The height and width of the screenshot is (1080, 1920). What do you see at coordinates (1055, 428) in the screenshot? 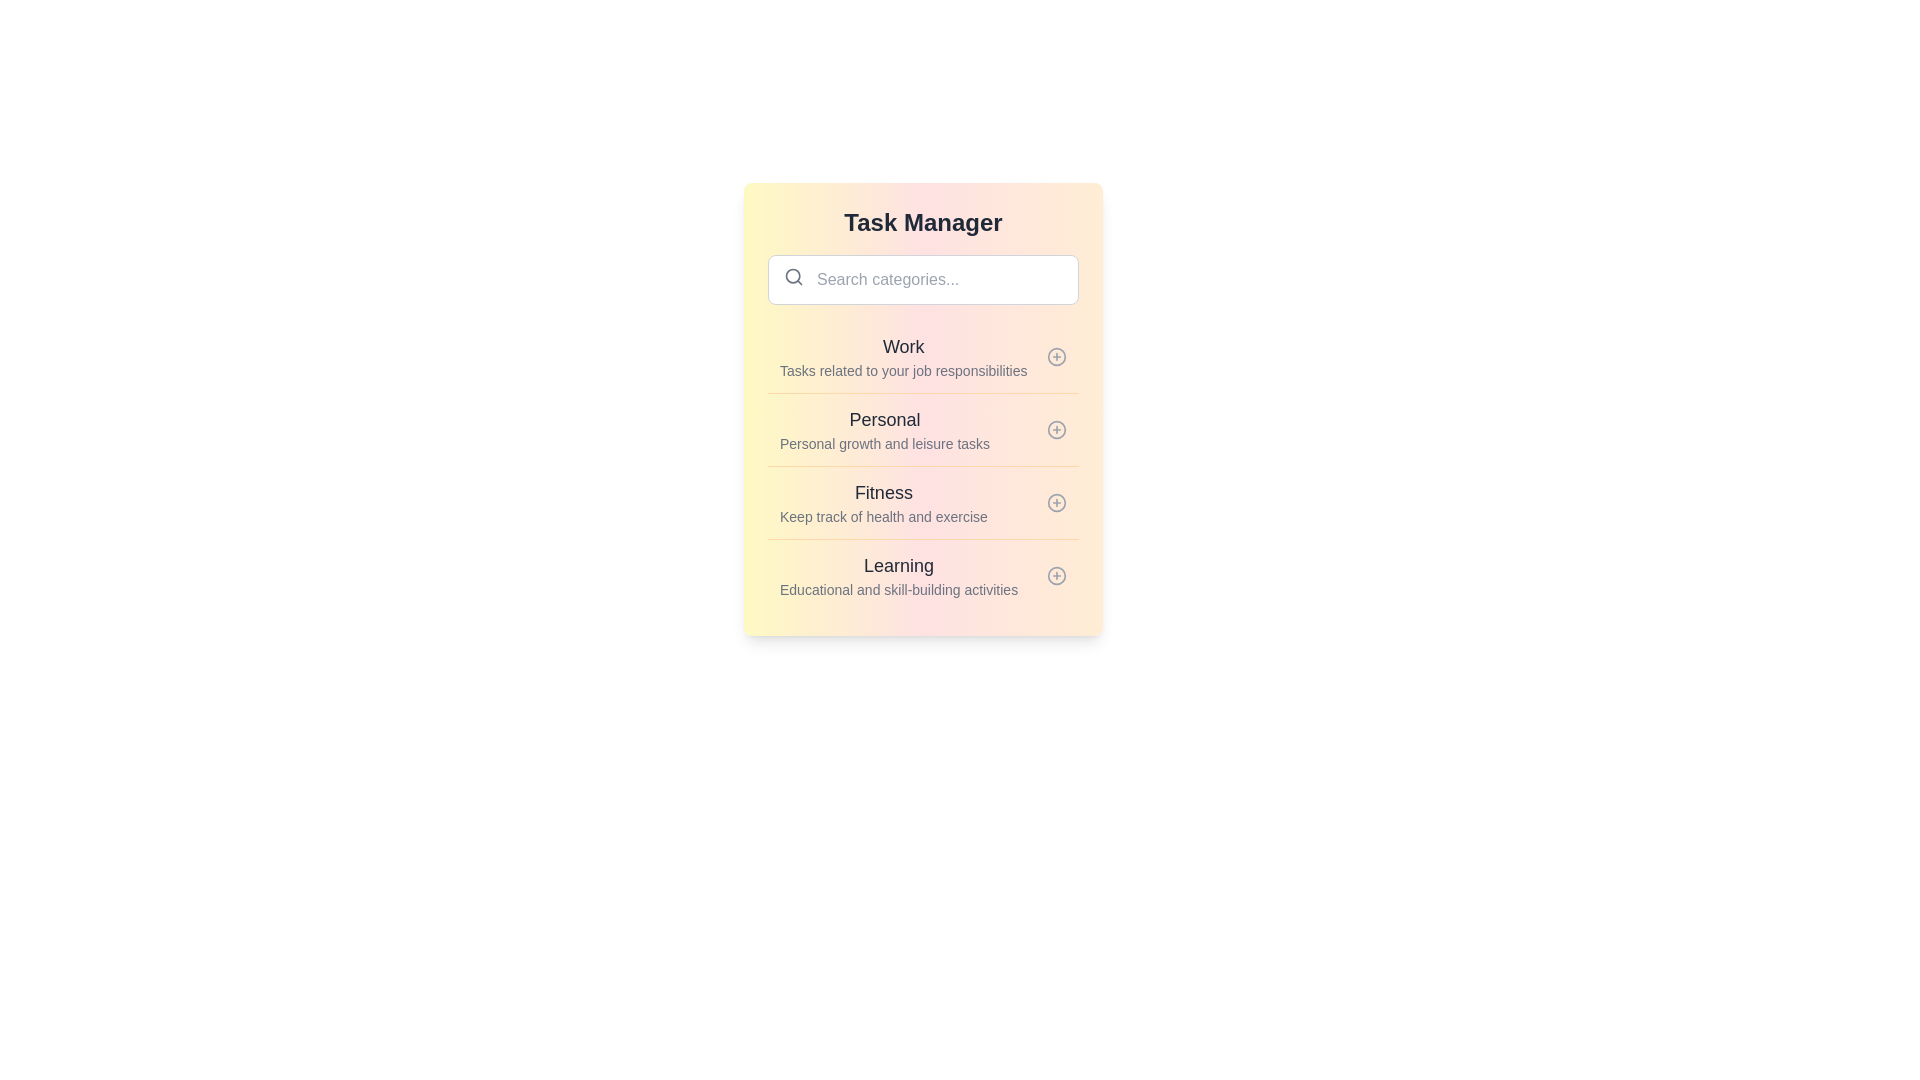
I see `the circular shape of the 'plus' icon located in the second row of the 'Task Manager' list, adjacent to the 'Personal' category description` at bounding box center [1055, 428].